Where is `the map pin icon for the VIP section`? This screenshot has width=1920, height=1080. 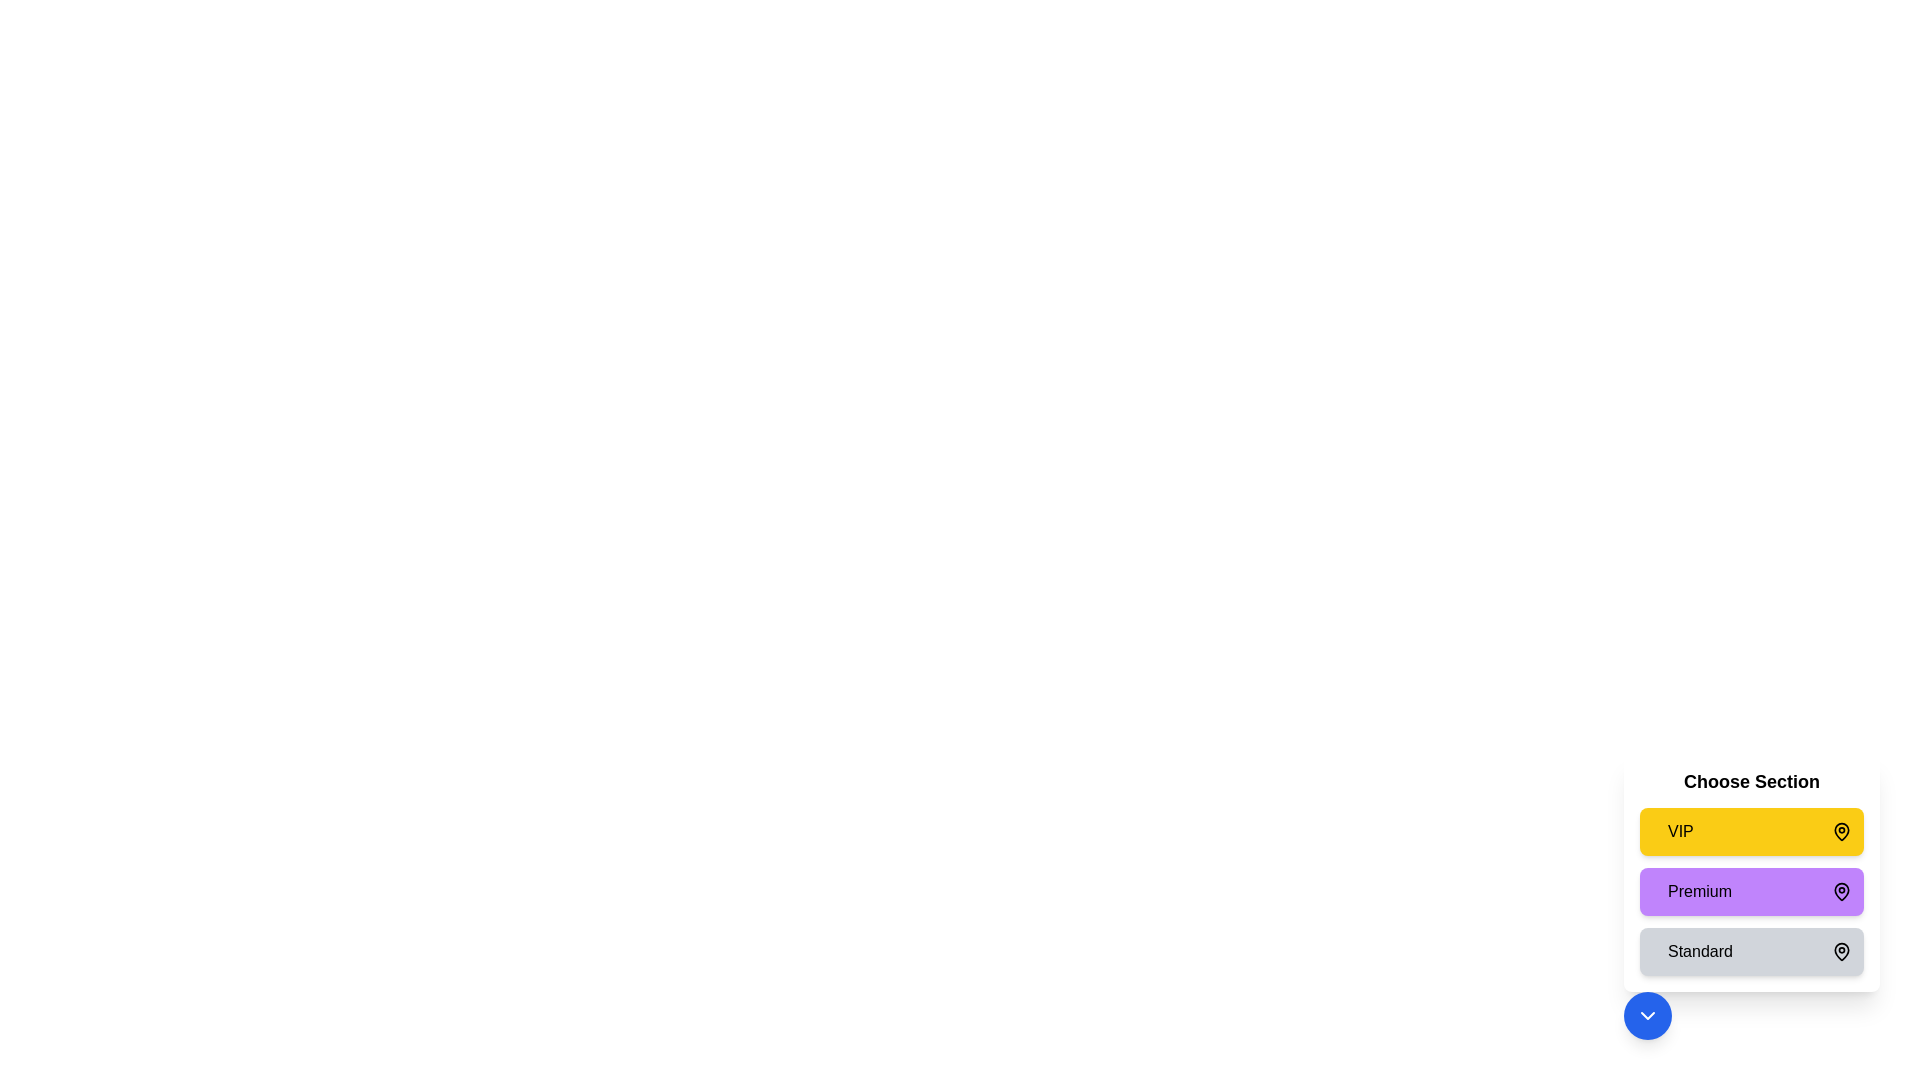 the map pin icon for the VIP section is located at coordinates (1841, 832).